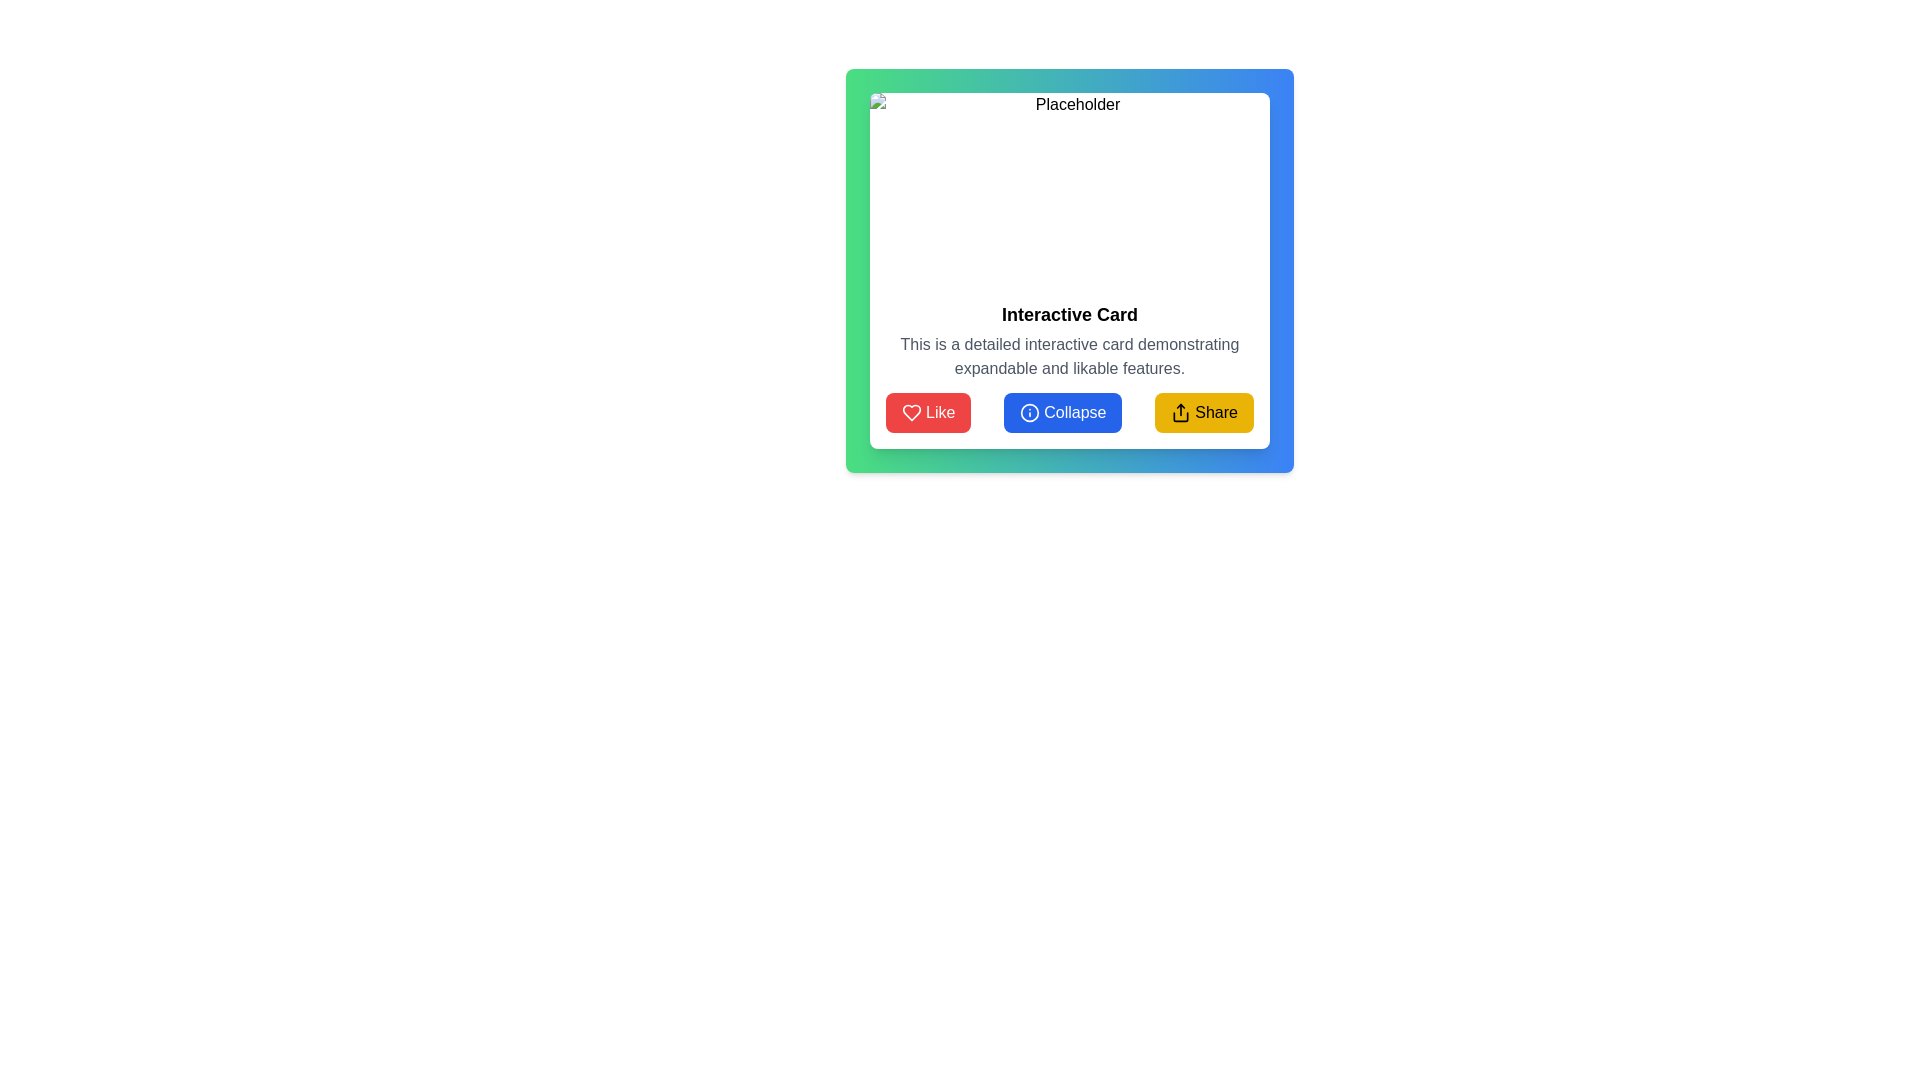 The image size is (1920, 1080). I want to click on the heading text element located at the top-middle section of the bordered card, which serves as the title summarizing the card's contents, so click(1069, 315).